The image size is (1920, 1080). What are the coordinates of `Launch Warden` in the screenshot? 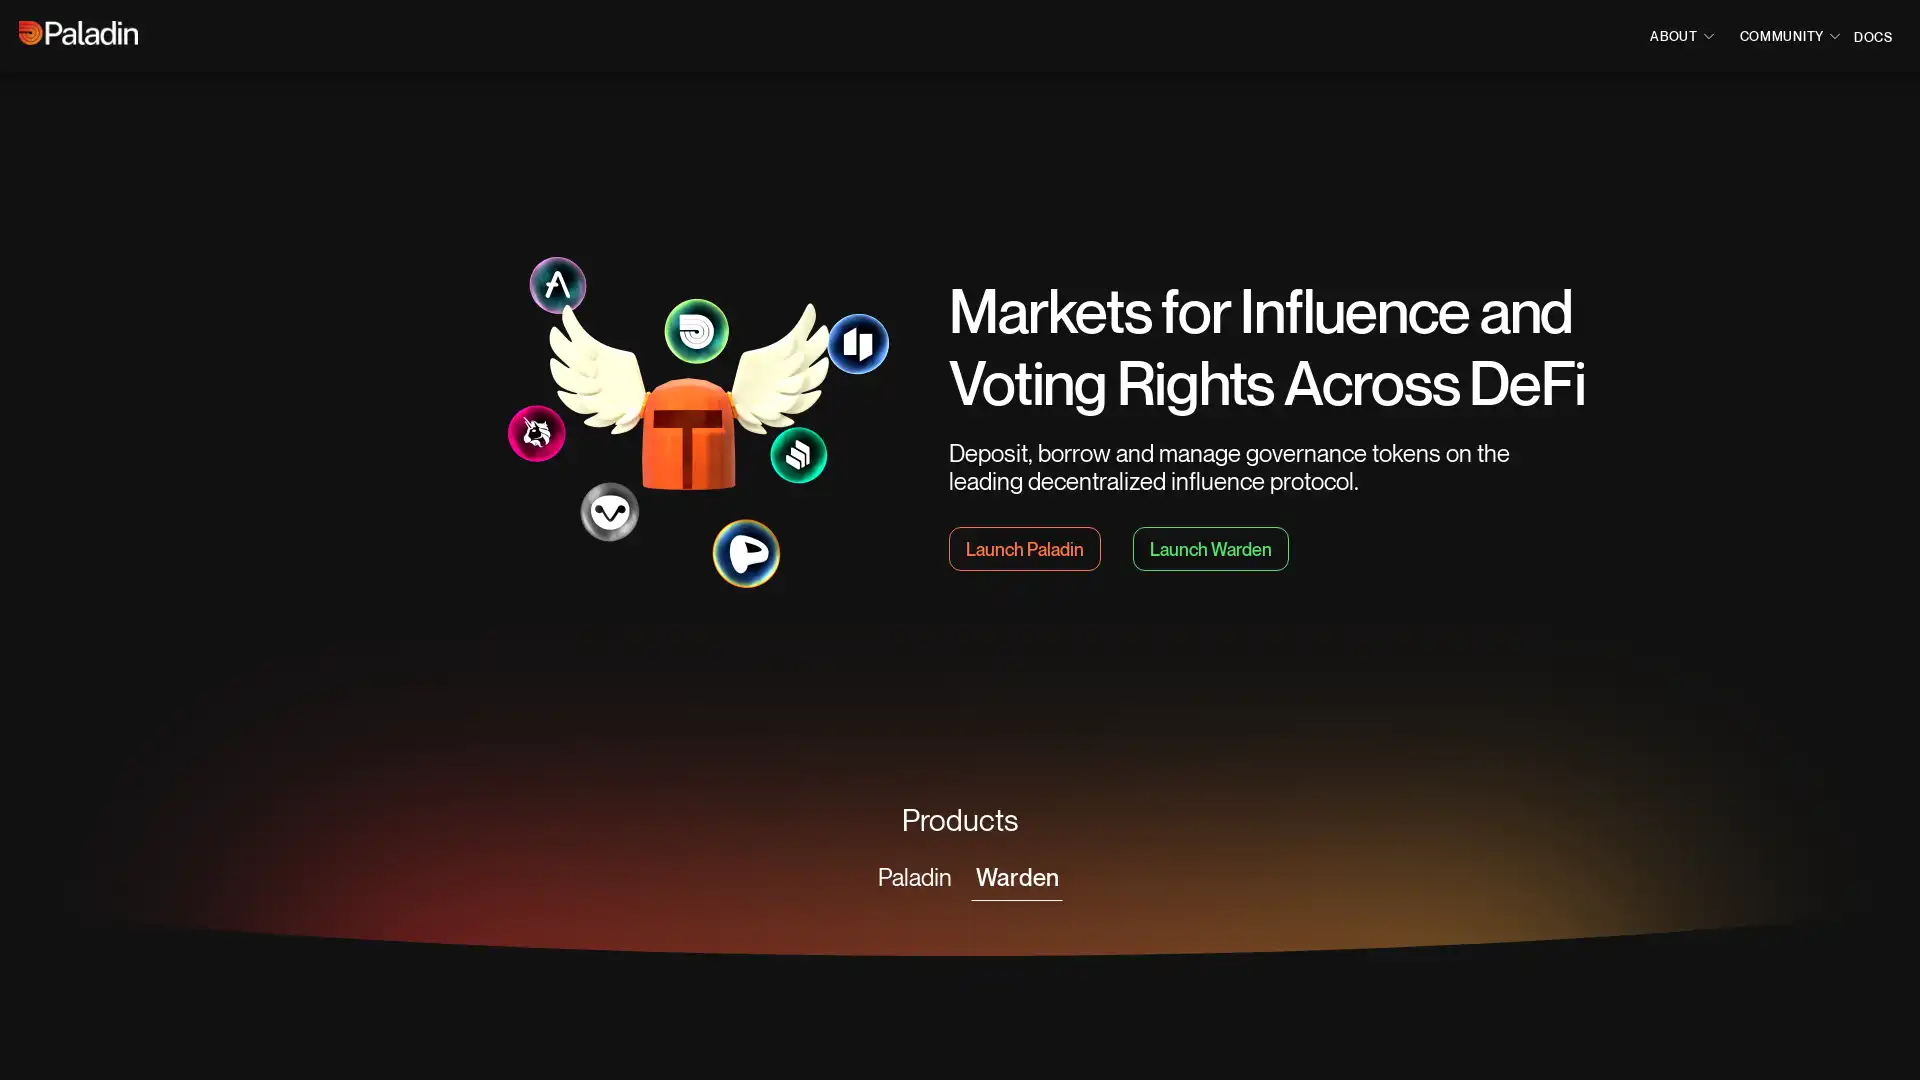 It's located at (1209, 548).